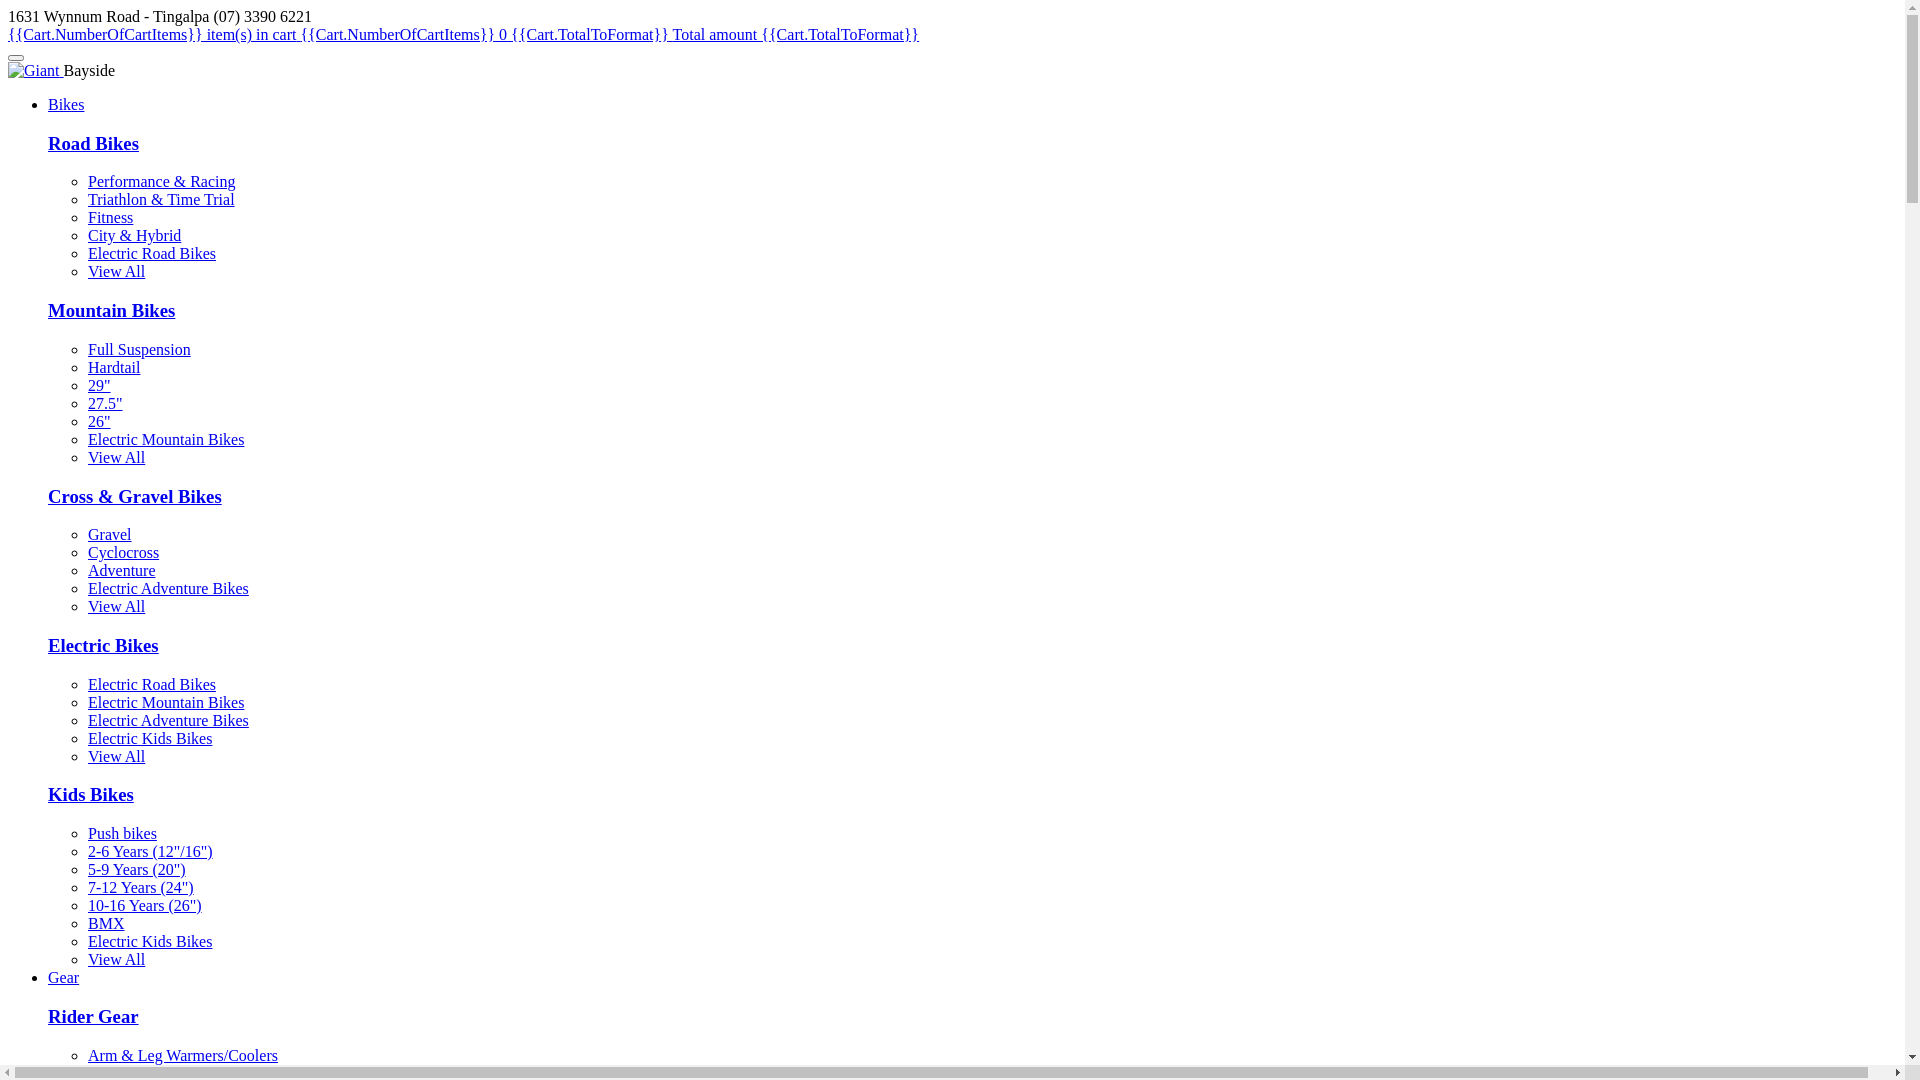 The image size is (1920, 1080). Describe the element at coordinates (104, 923) in the screenshot. I see `'BMX'` at that location.